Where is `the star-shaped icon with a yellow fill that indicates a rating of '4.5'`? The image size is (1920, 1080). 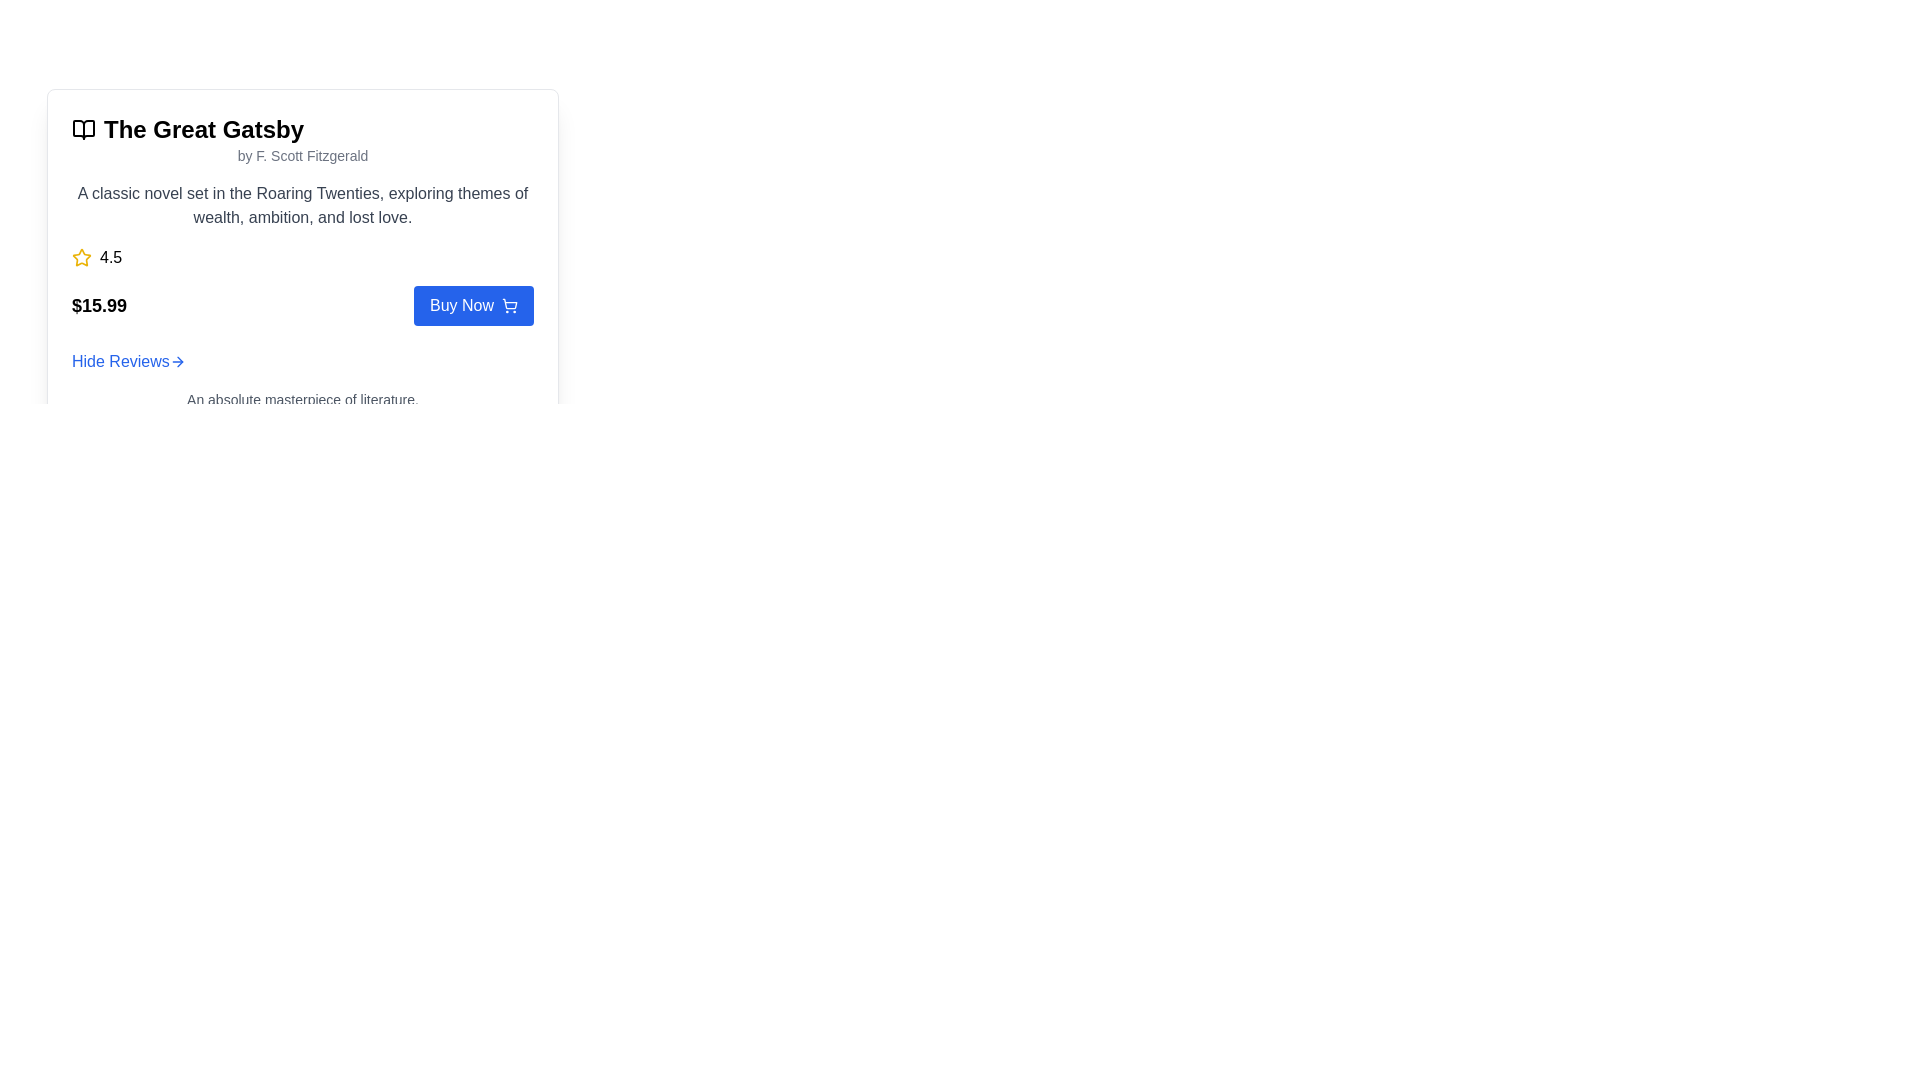
the star-shaped icon with a yellow fill that indicates a rating of '4.5' is located at coordinates (80, 257).